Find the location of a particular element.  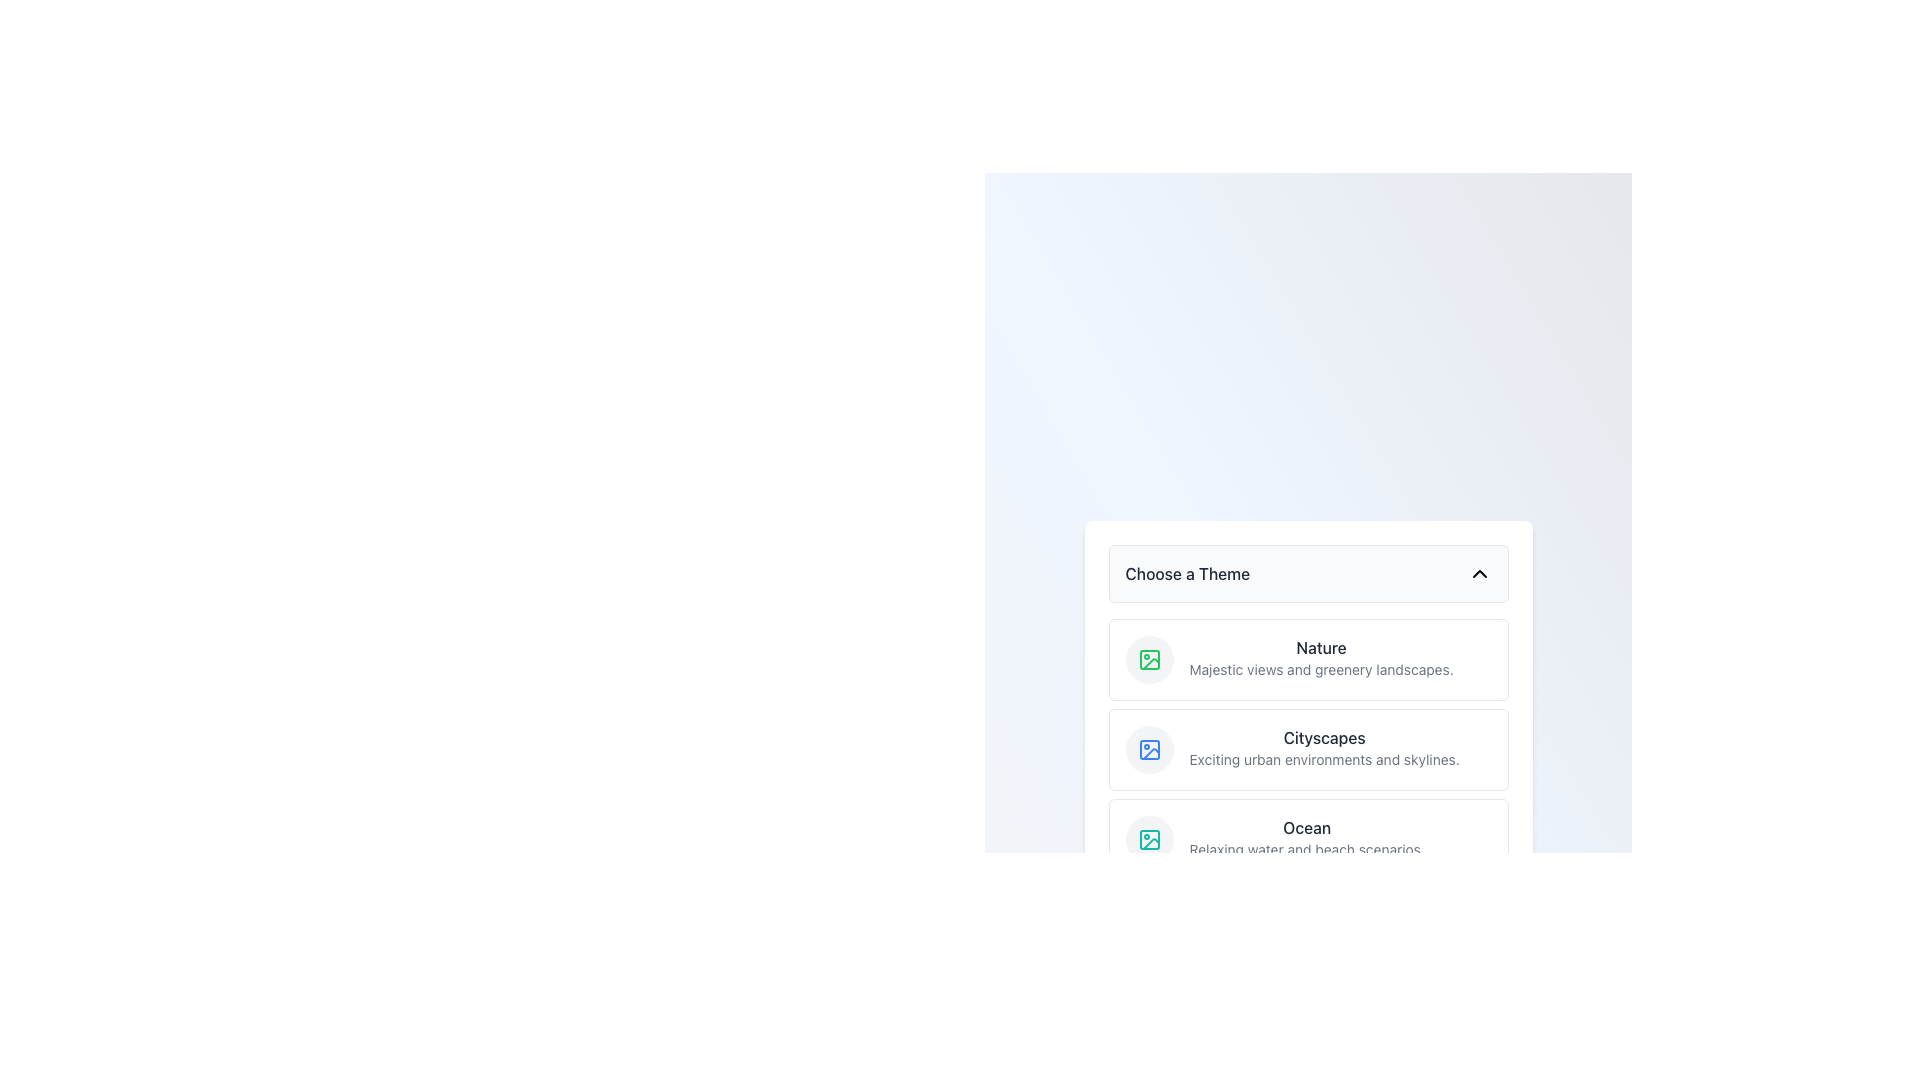

the largest rectangular SVG icon component representing a placeholder image within the themed list item for 'Cityscapes' is located at coordinates (1149, 749).